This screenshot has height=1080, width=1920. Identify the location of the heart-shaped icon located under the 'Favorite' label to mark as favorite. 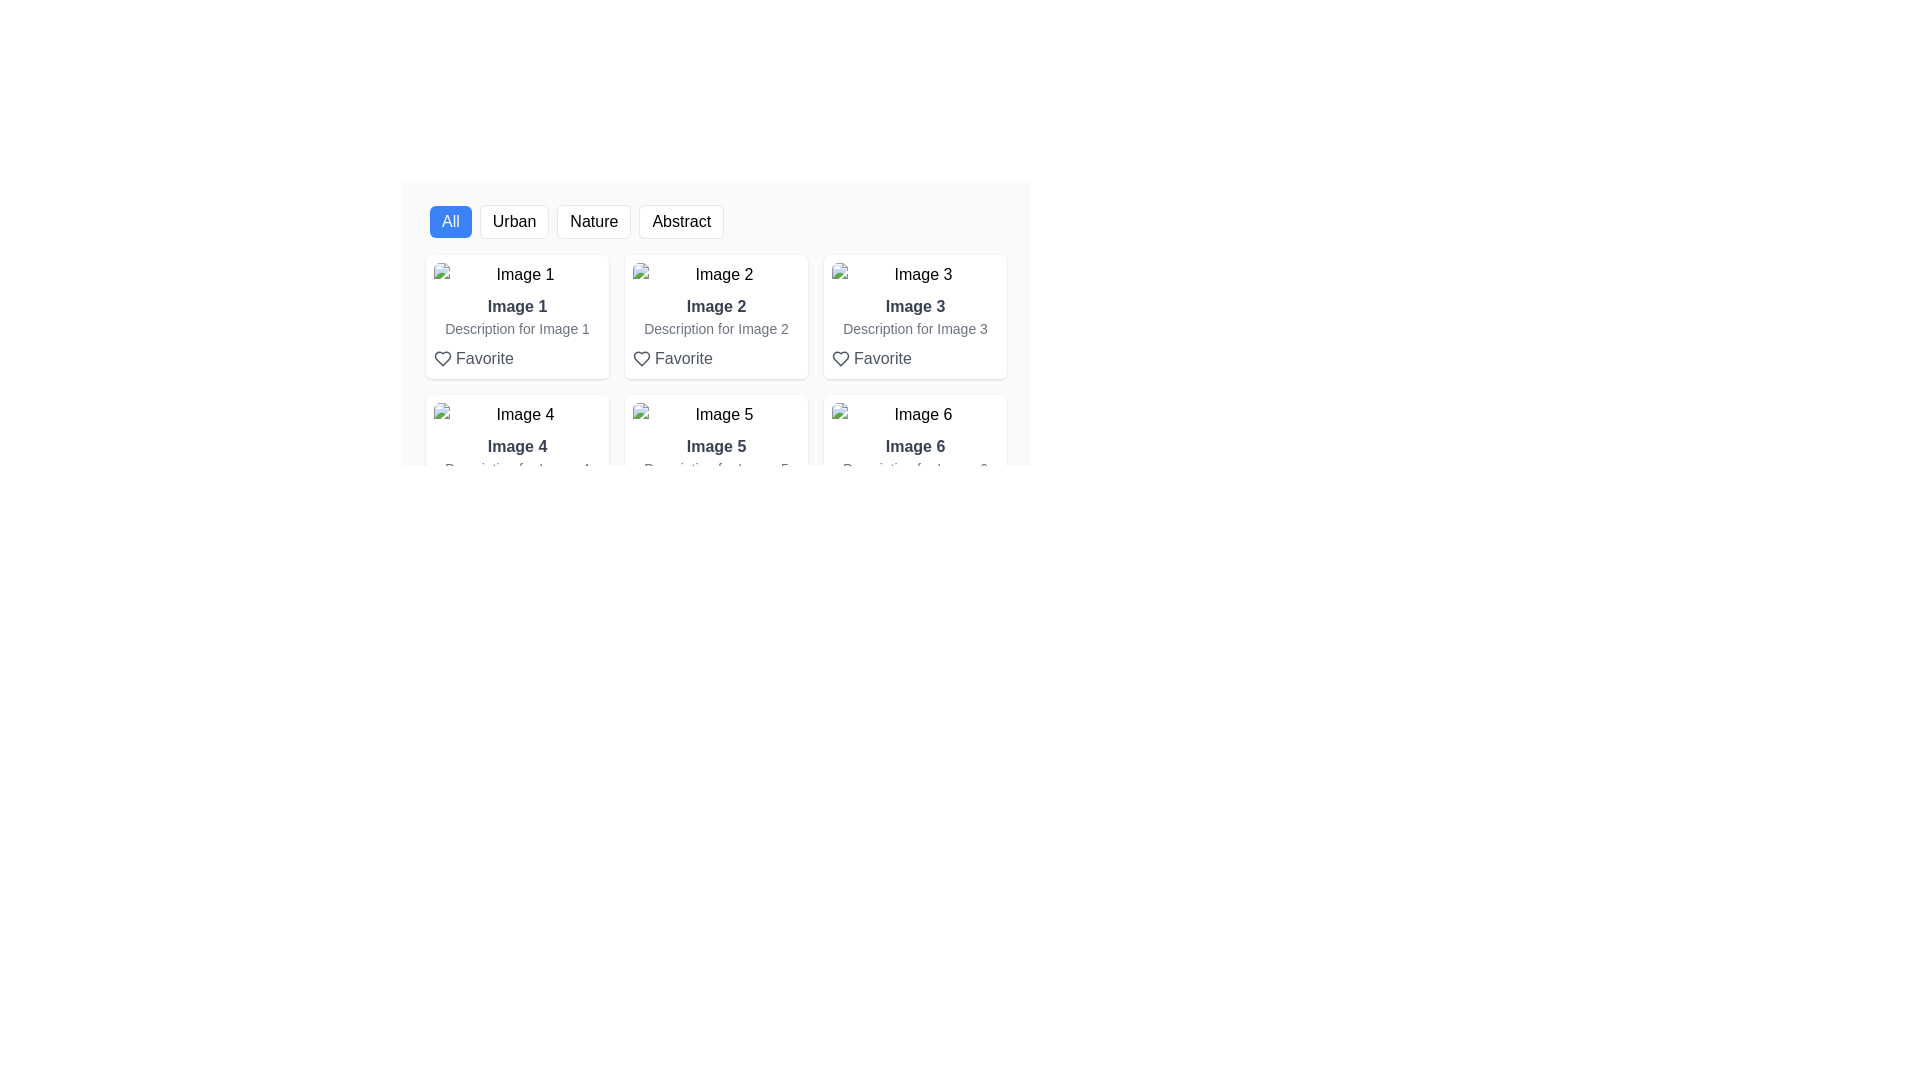
(642, 357).